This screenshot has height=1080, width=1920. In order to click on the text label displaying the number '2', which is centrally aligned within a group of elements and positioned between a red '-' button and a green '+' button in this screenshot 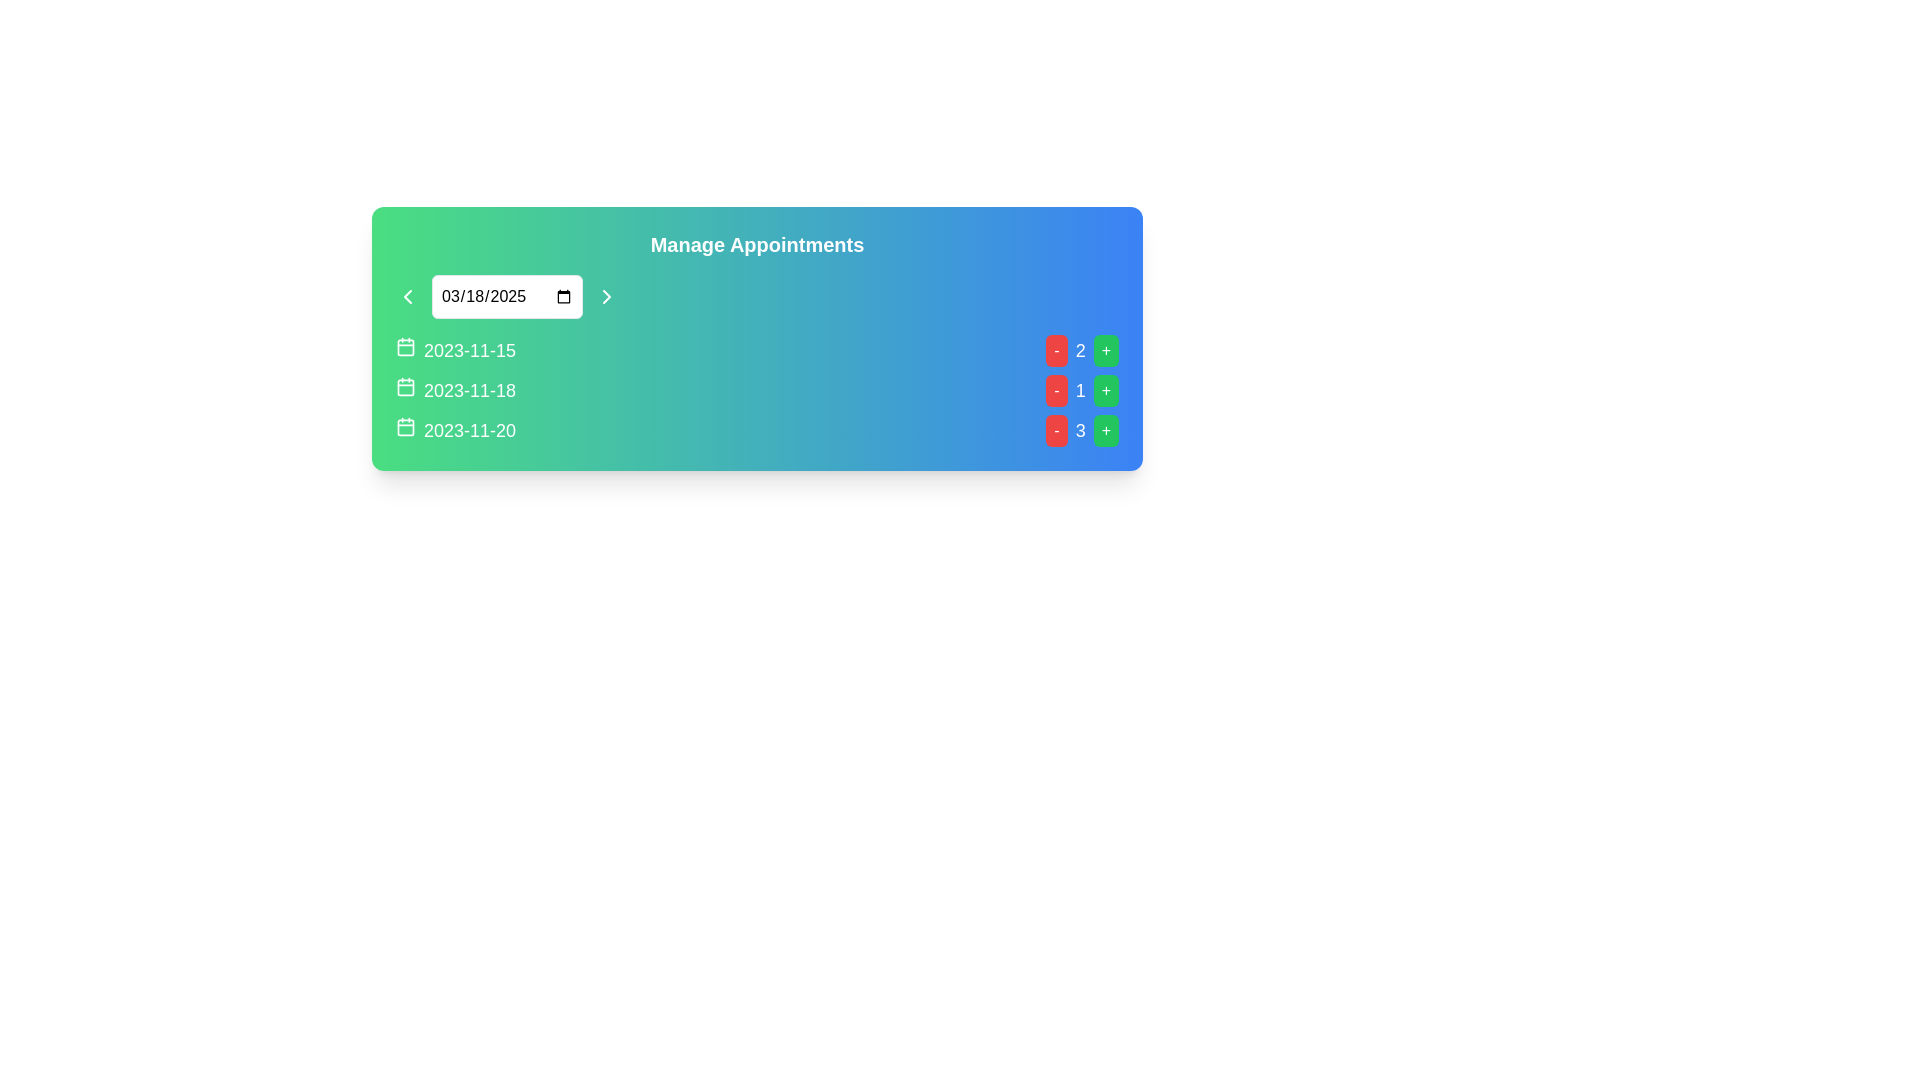, I will do `click(1079, 350)`.